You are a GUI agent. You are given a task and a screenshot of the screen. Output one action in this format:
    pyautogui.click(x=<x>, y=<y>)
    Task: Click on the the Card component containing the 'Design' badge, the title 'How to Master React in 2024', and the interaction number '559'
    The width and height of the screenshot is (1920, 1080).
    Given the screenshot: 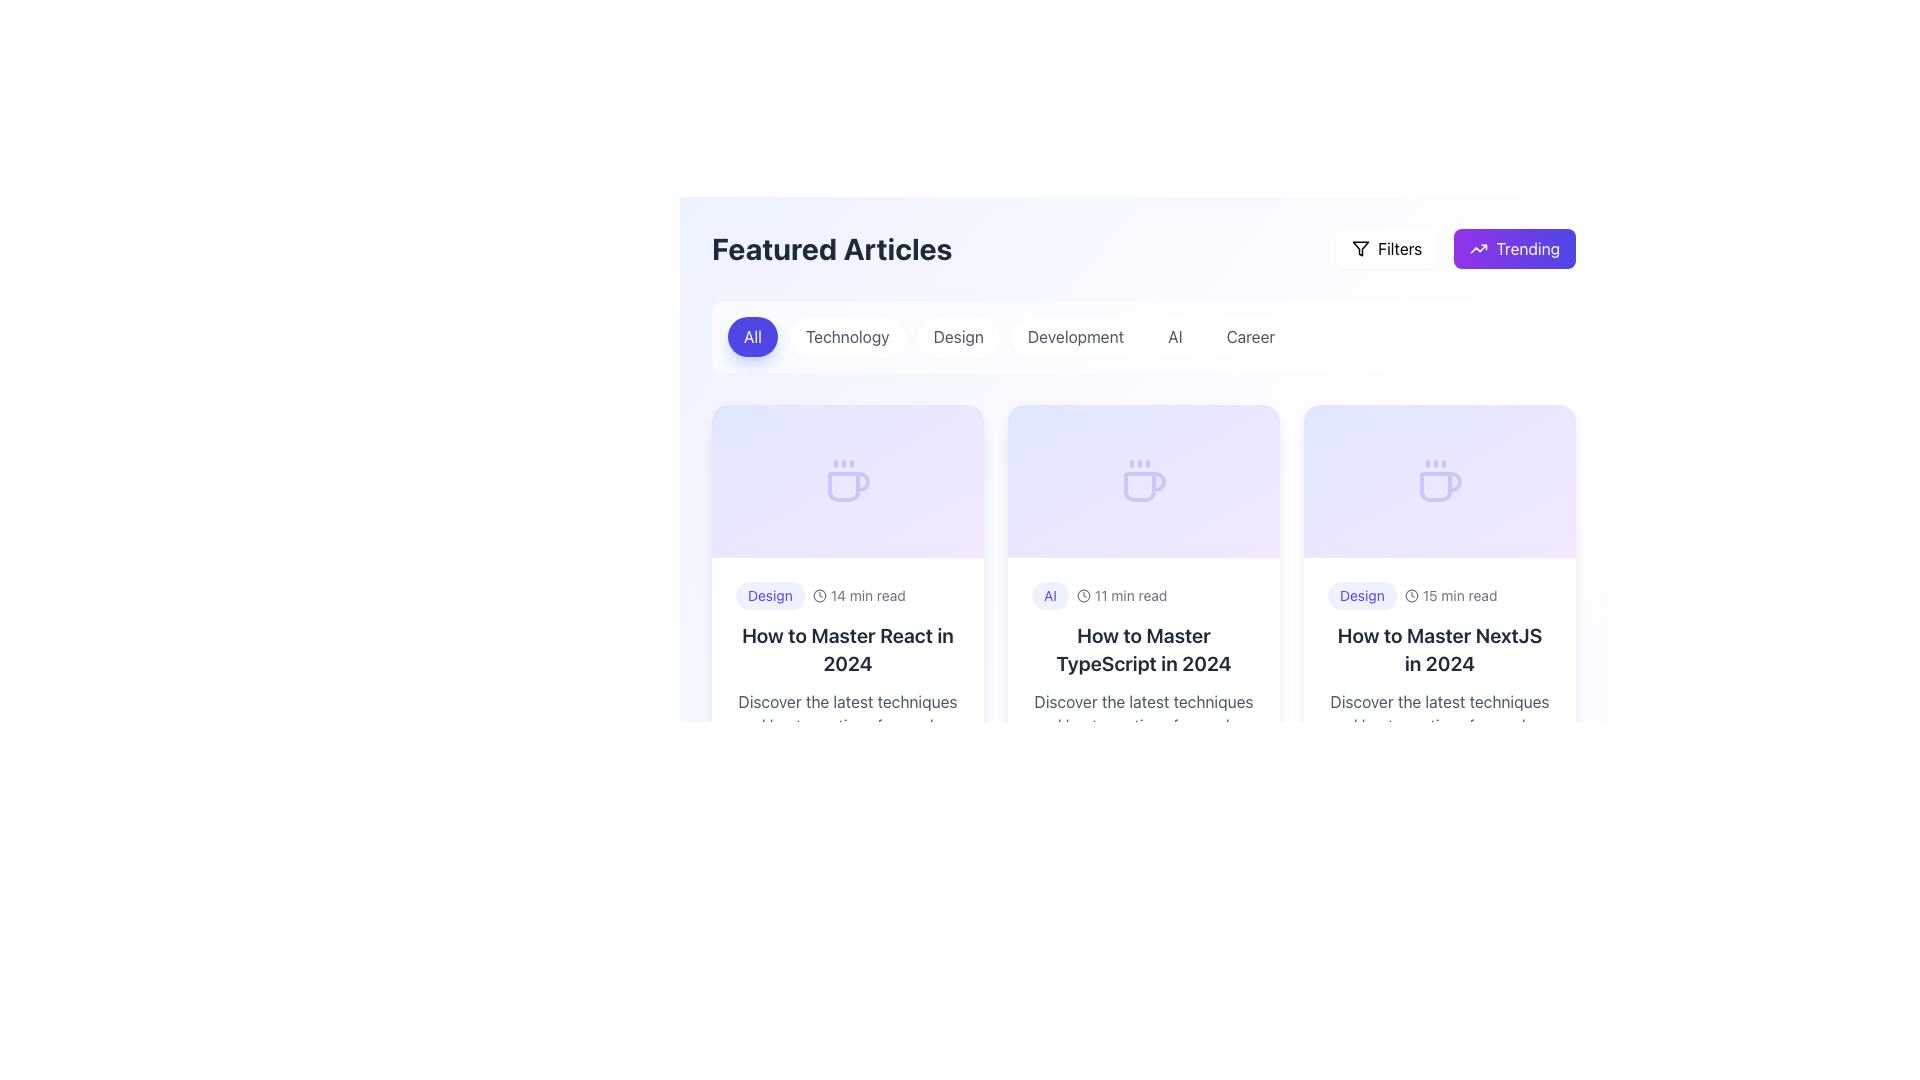 What is the action you would take?
    pyautogui.click(x=848, y=684)
    